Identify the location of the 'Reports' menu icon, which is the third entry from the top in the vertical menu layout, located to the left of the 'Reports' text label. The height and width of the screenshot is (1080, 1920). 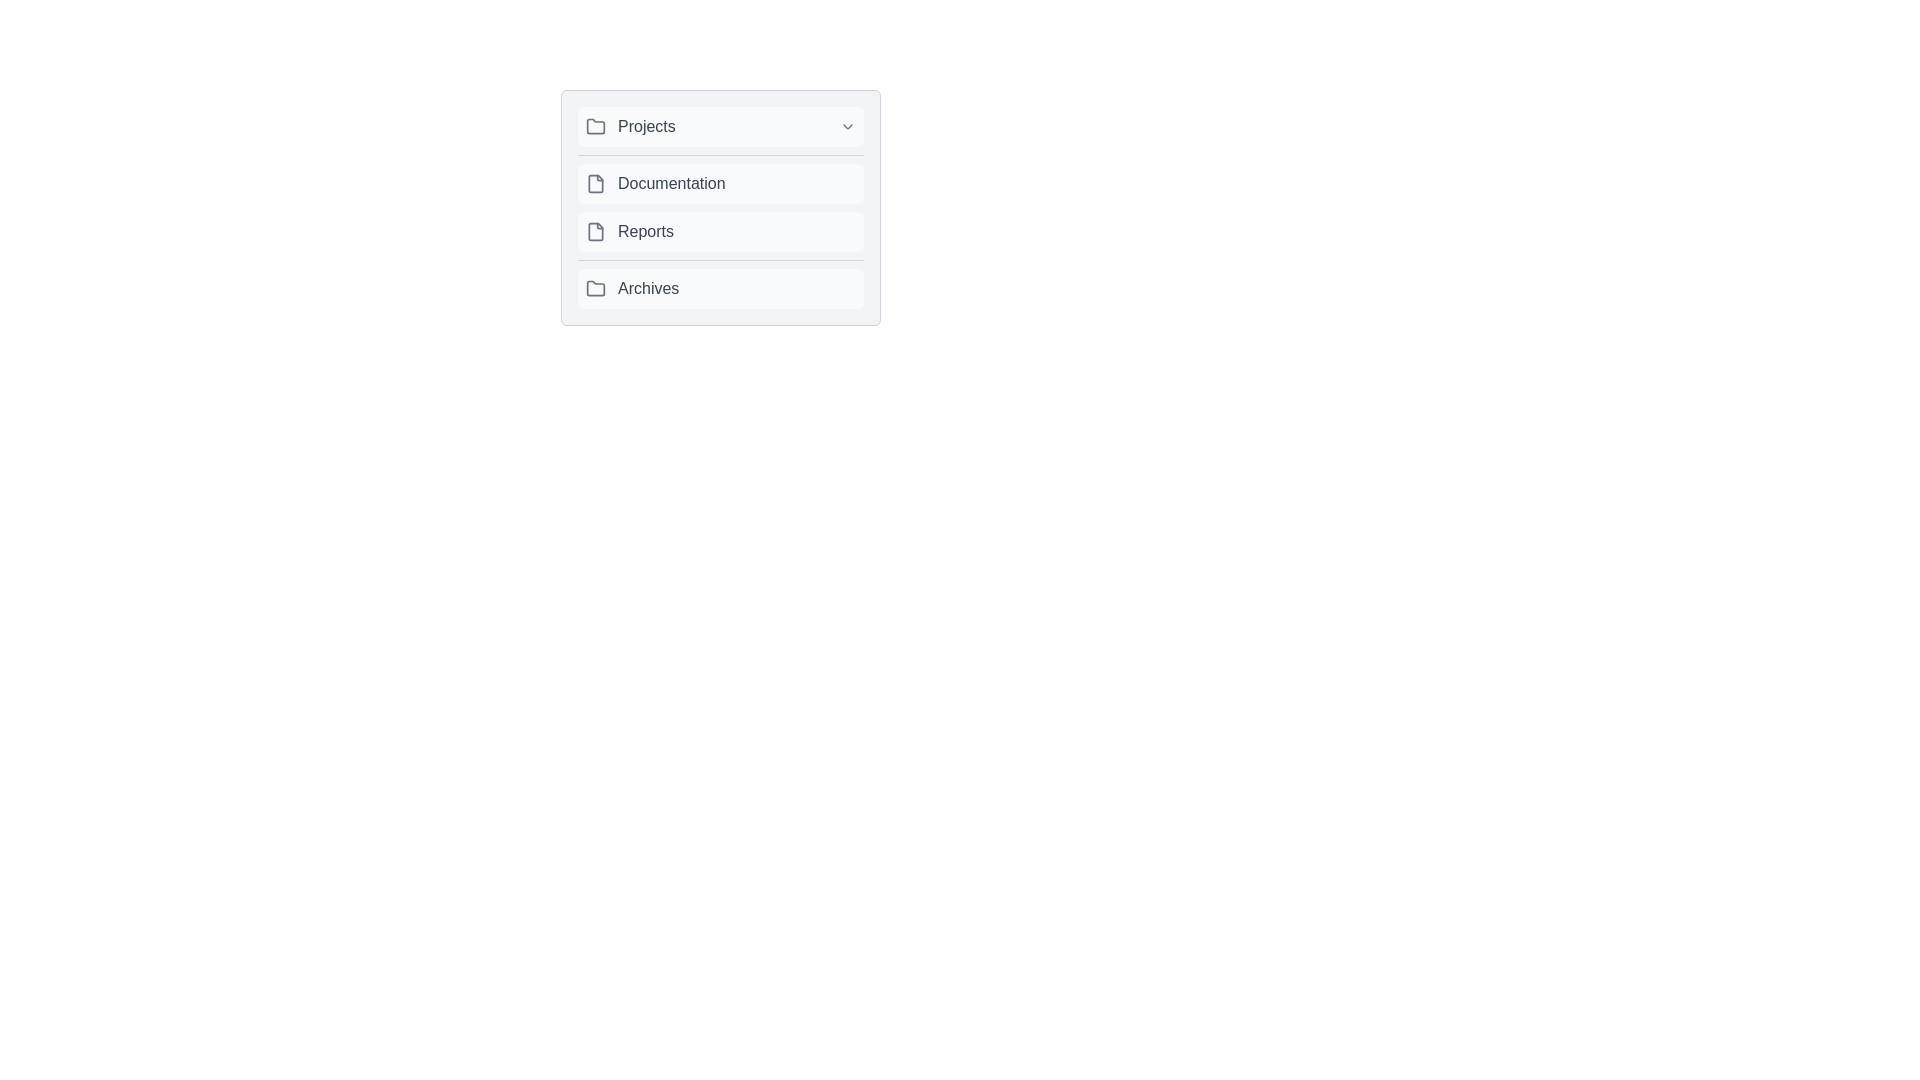
(594, 230).